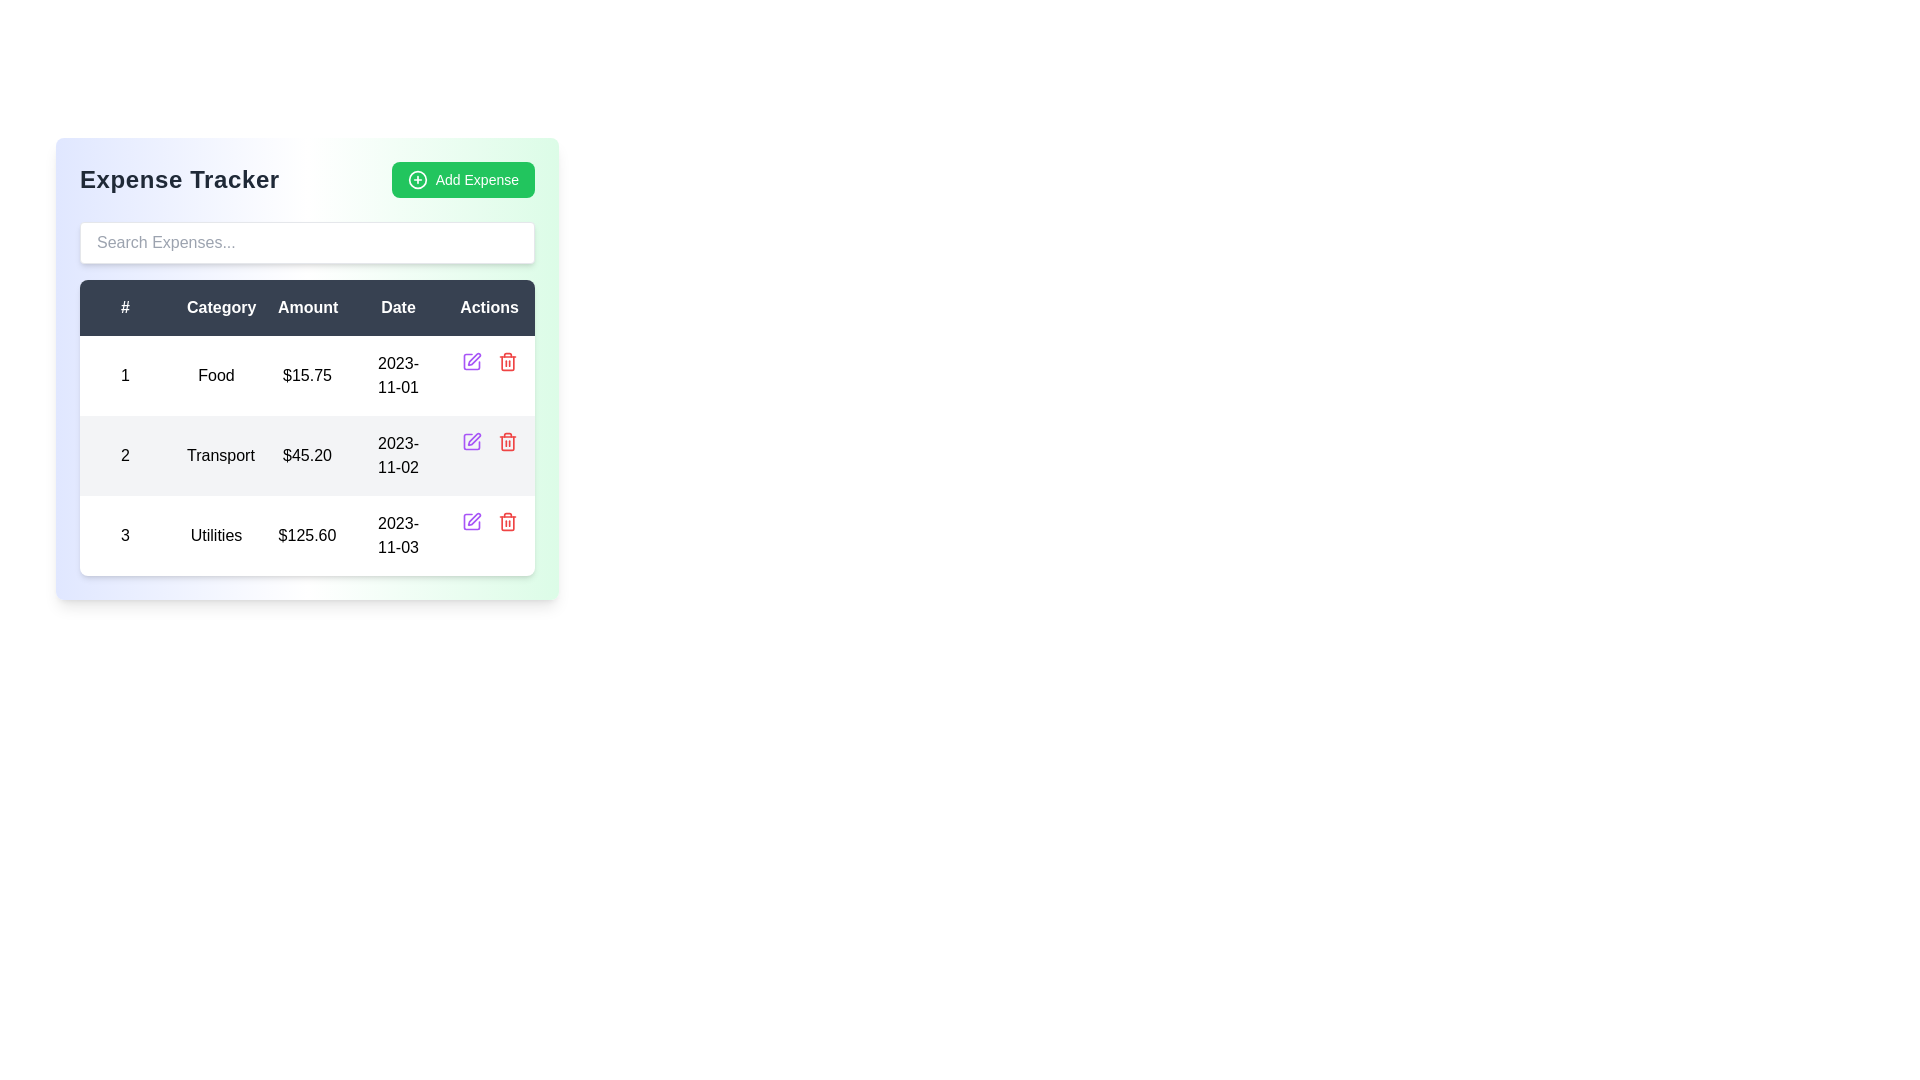 Image resolution: width=1920 pixels, height=1080 pixels. What do you see at coordinates (416, 180) in the screenshot?
I see `the plus-circle icon located in the top-right corner of the interface, inside the green button labeled 'Add Expense', to initiate the addition of an expense` at bounding box center [416, 180].